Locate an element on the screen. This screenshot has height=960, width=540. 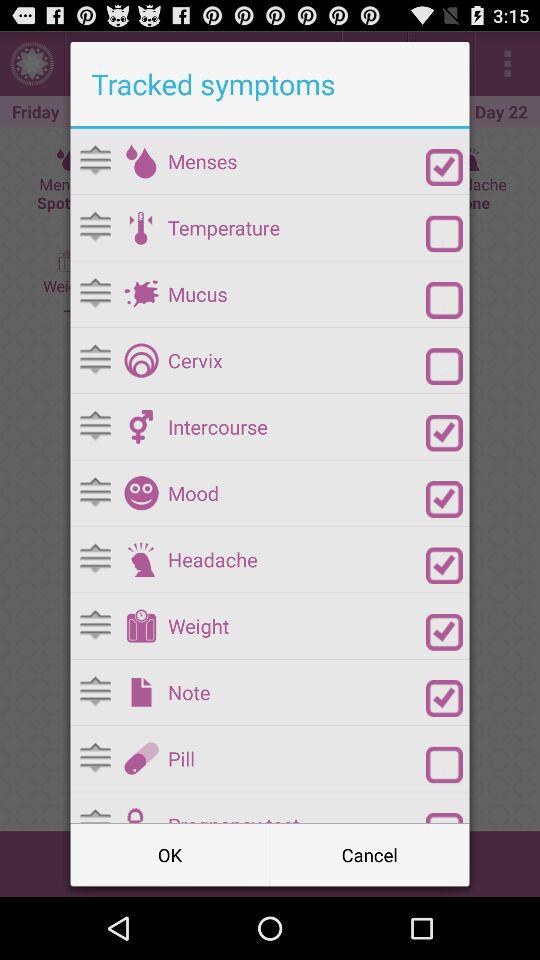
symptom of headache is located at coordinates (140, 559).